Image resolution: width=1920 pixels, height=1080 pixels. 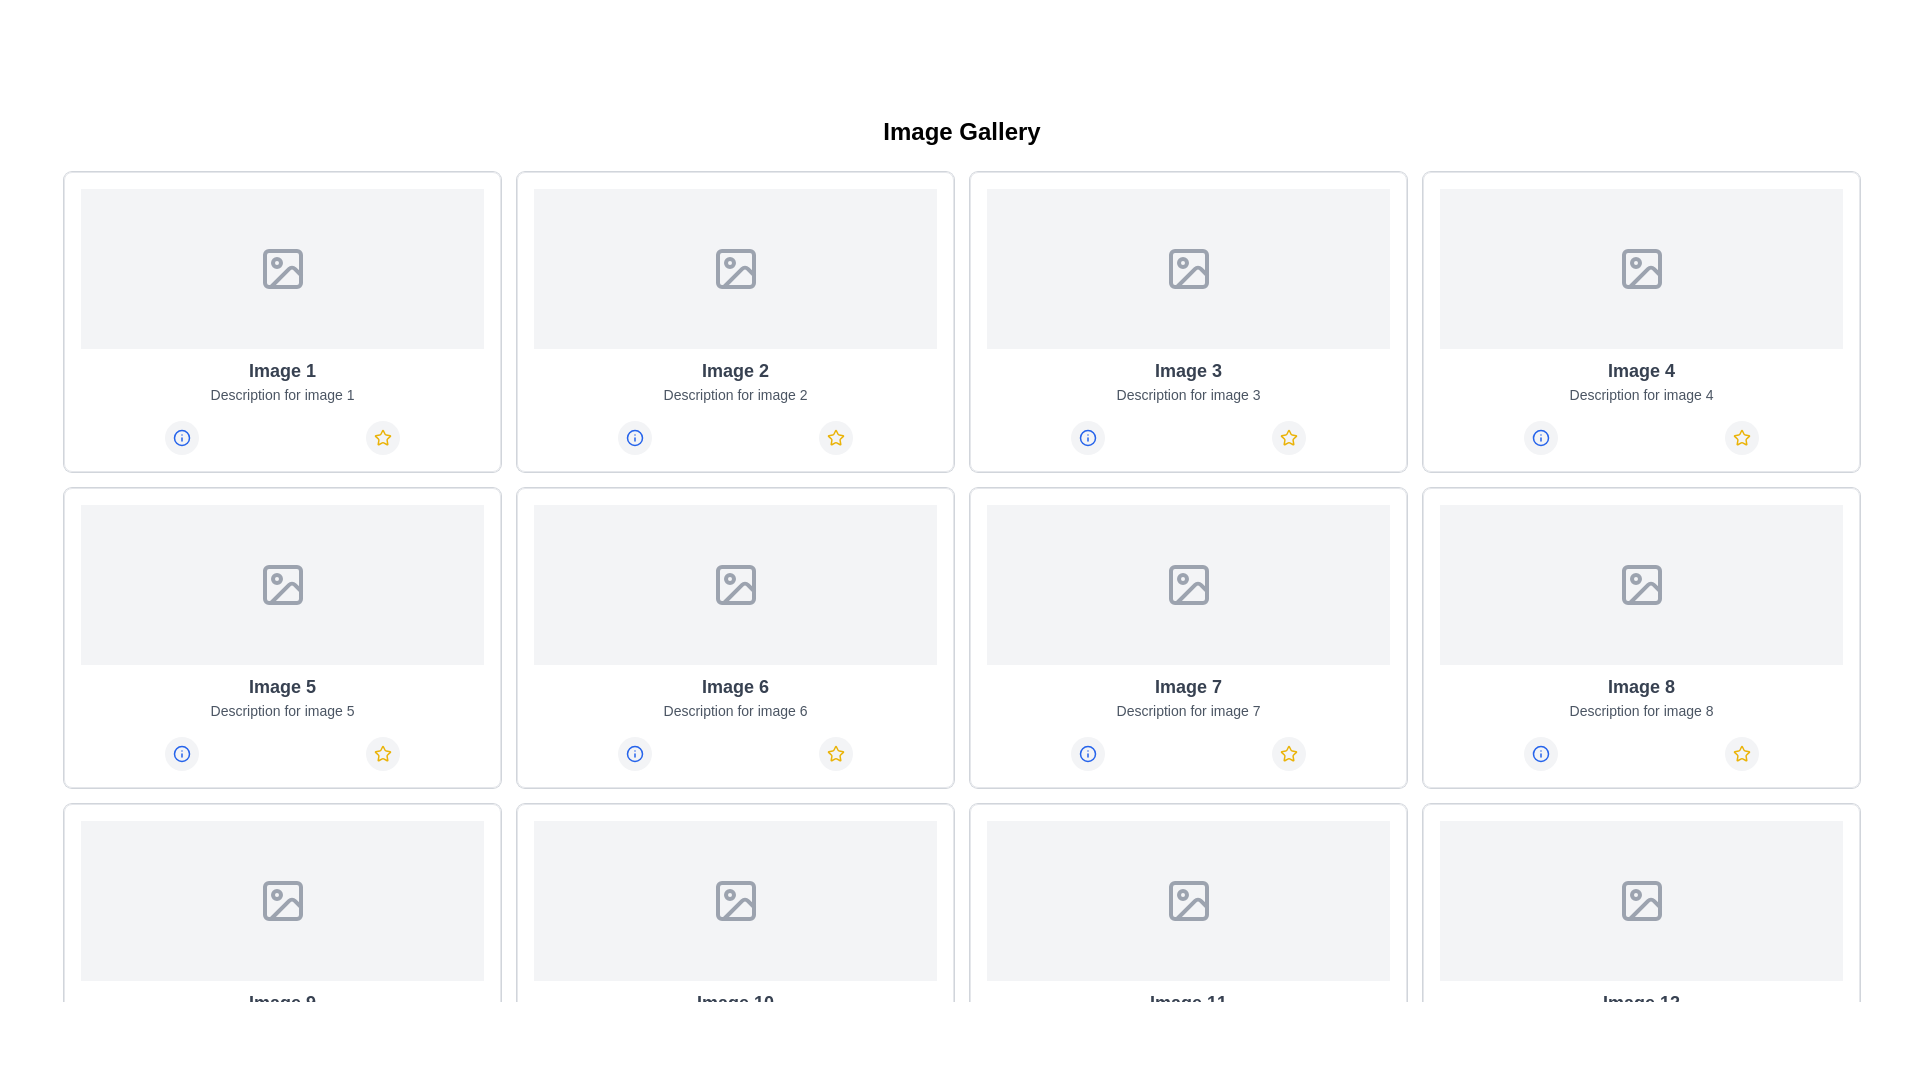 I want to click on the star-shaped yellow icon on a light gray circular background, located in the bottom-right corner of the eighth image in the 'Image Gallery', so click(x=1741, y=753).